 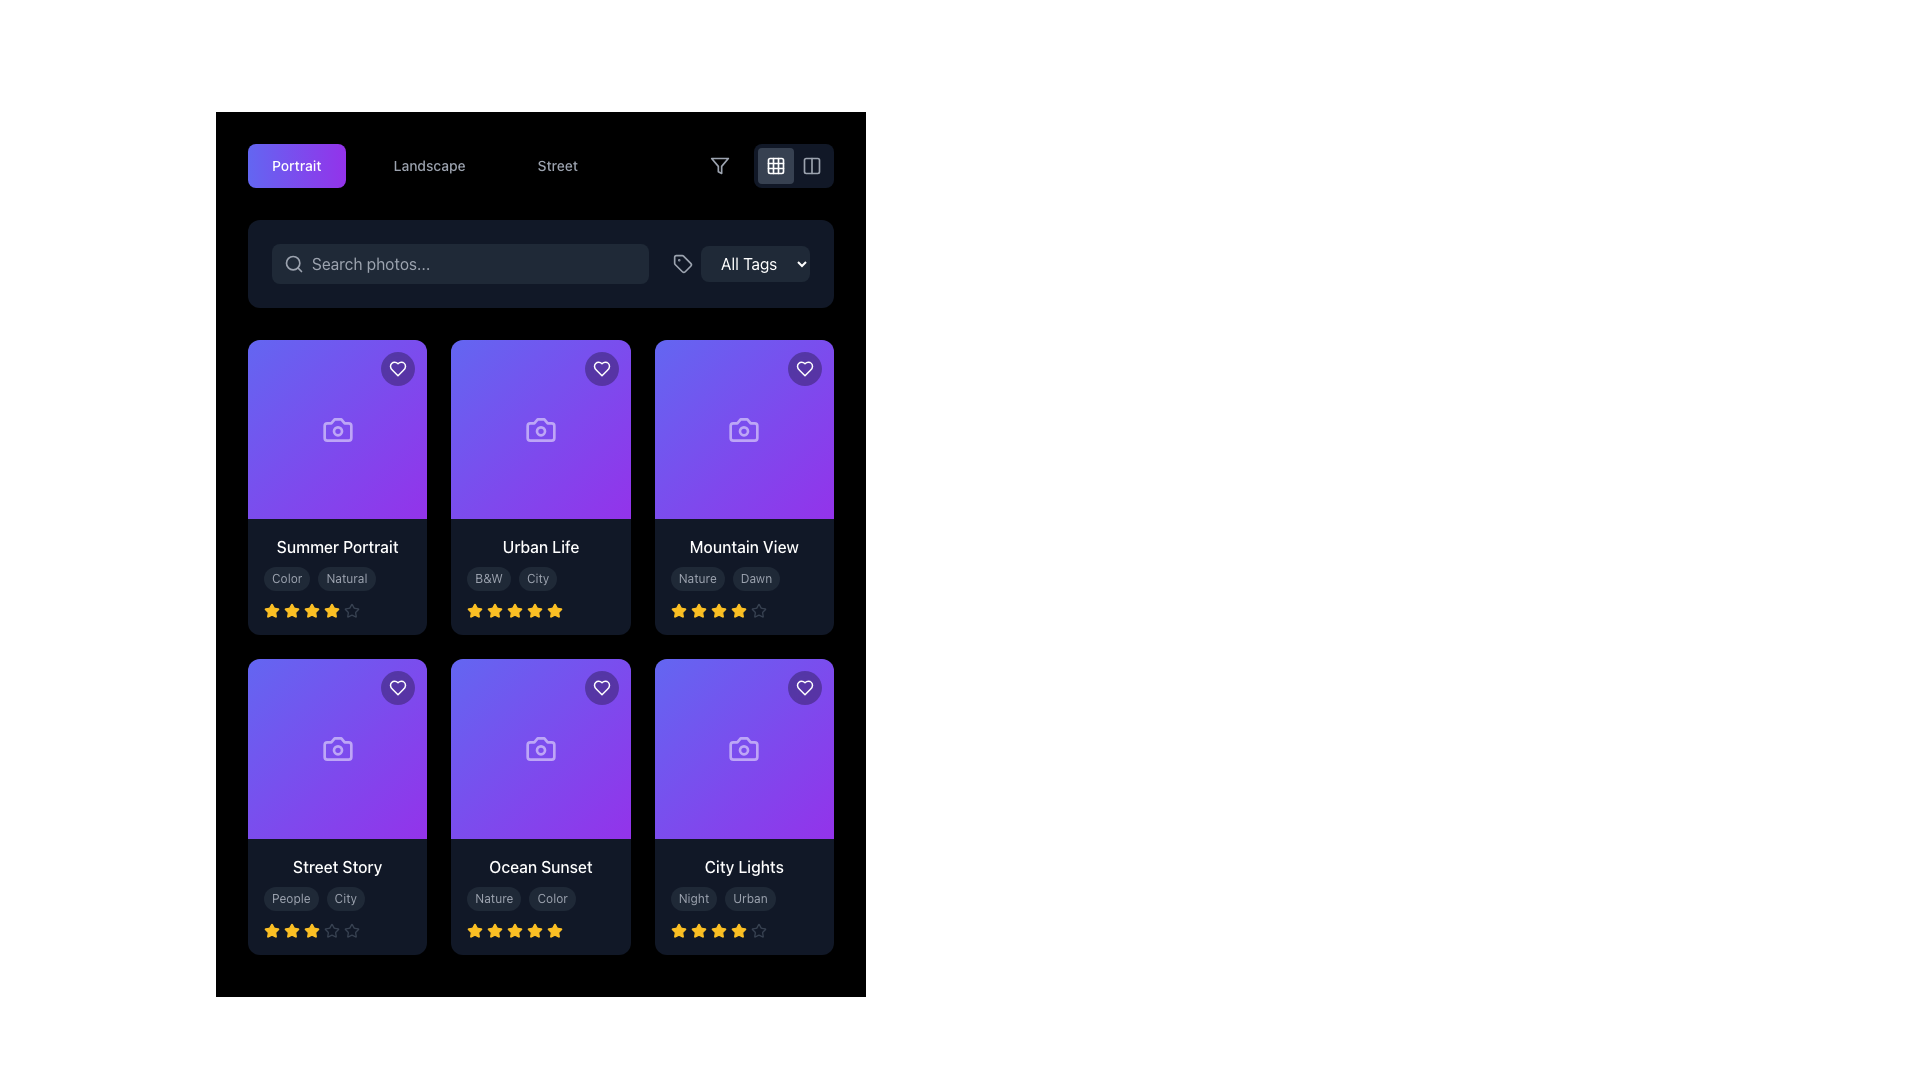 I want to click on the tag group displaying 'Color' and 'Natural' attributes within the 'Summer Portrait' card, located below the card title and above the rating stars, so click(x=337, y=577).